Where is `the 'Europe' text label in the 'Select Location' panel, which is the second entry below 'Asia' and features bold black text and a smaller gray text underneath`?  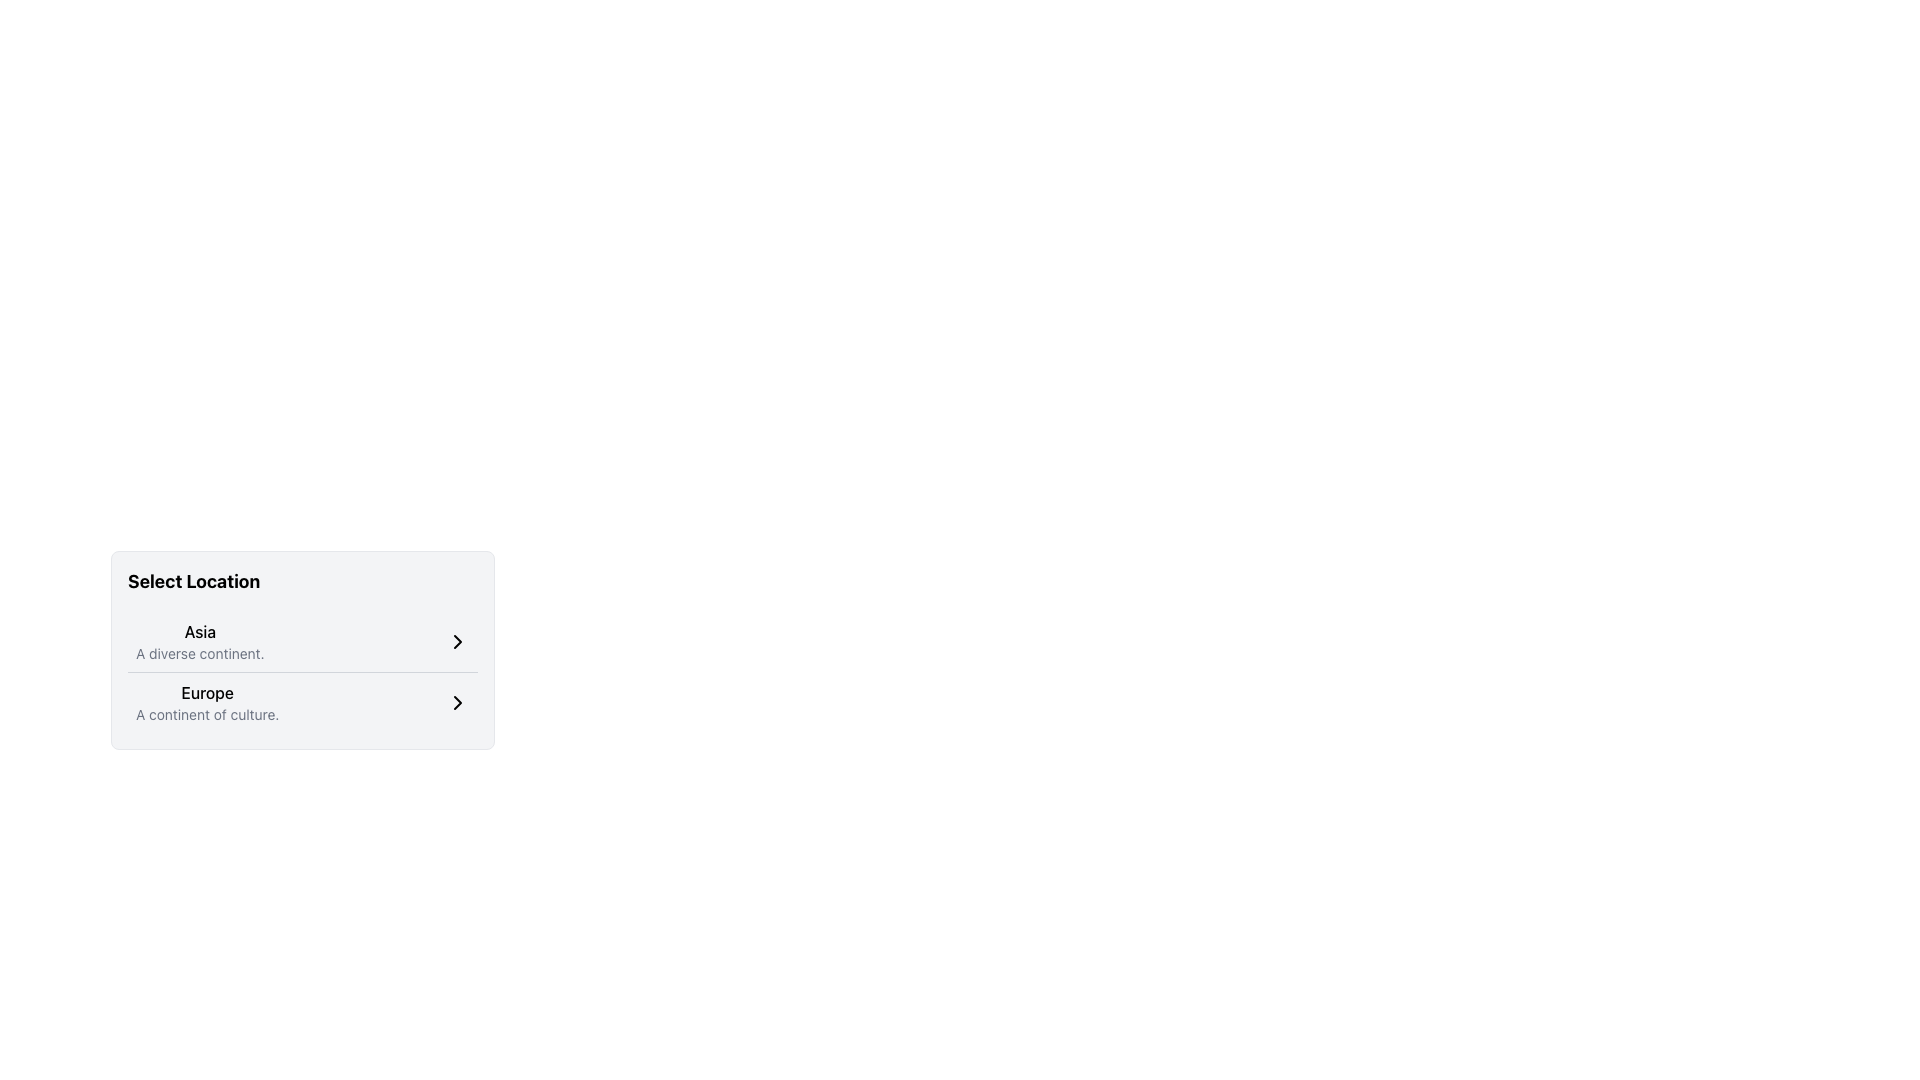
the 'Europe' text label in the 'Select Location' panel, which is the second entry below 'Asia' and features bold black text and a smaller gray text underneath is located at coordinates (207, 701).